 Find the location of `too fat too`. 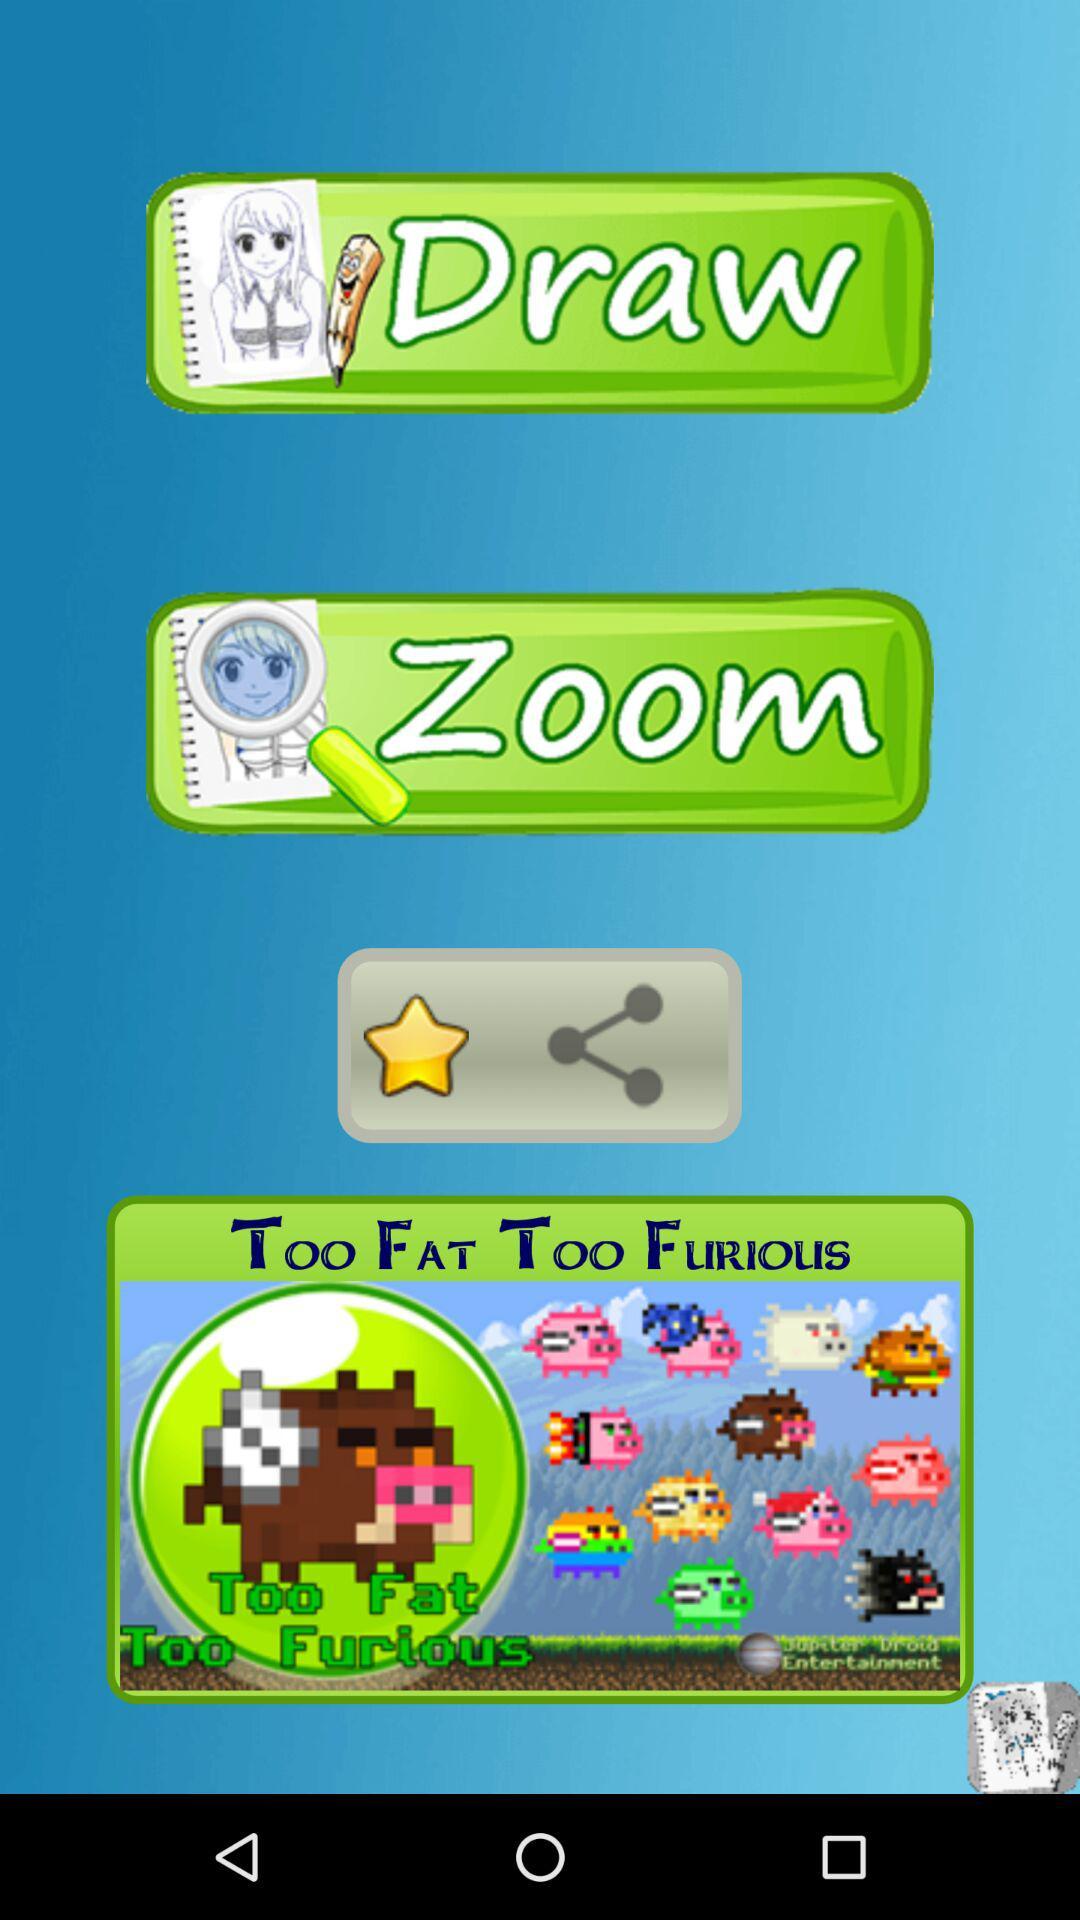

too fat too is located at coordinates (540, 1243).